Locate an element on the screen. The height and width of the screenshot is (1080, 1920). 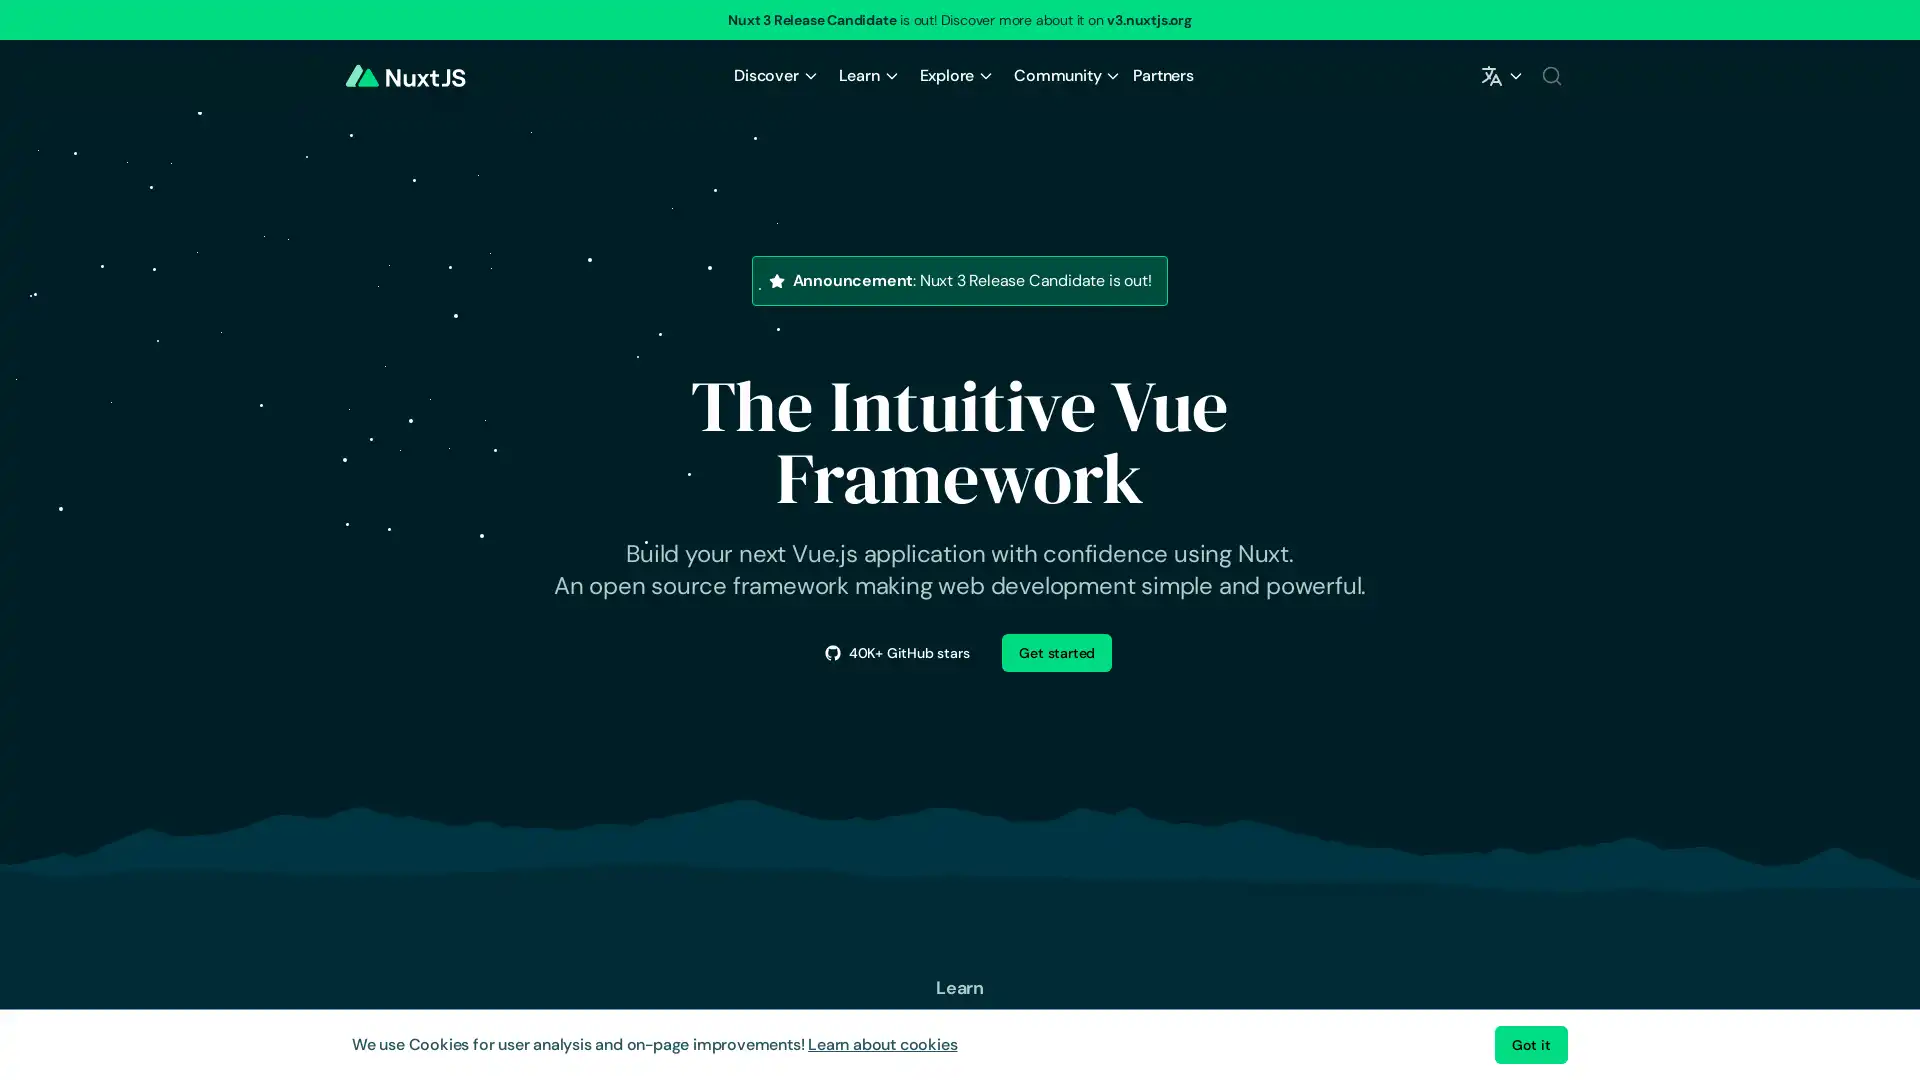
Search is located at coordinates (1550, 75).